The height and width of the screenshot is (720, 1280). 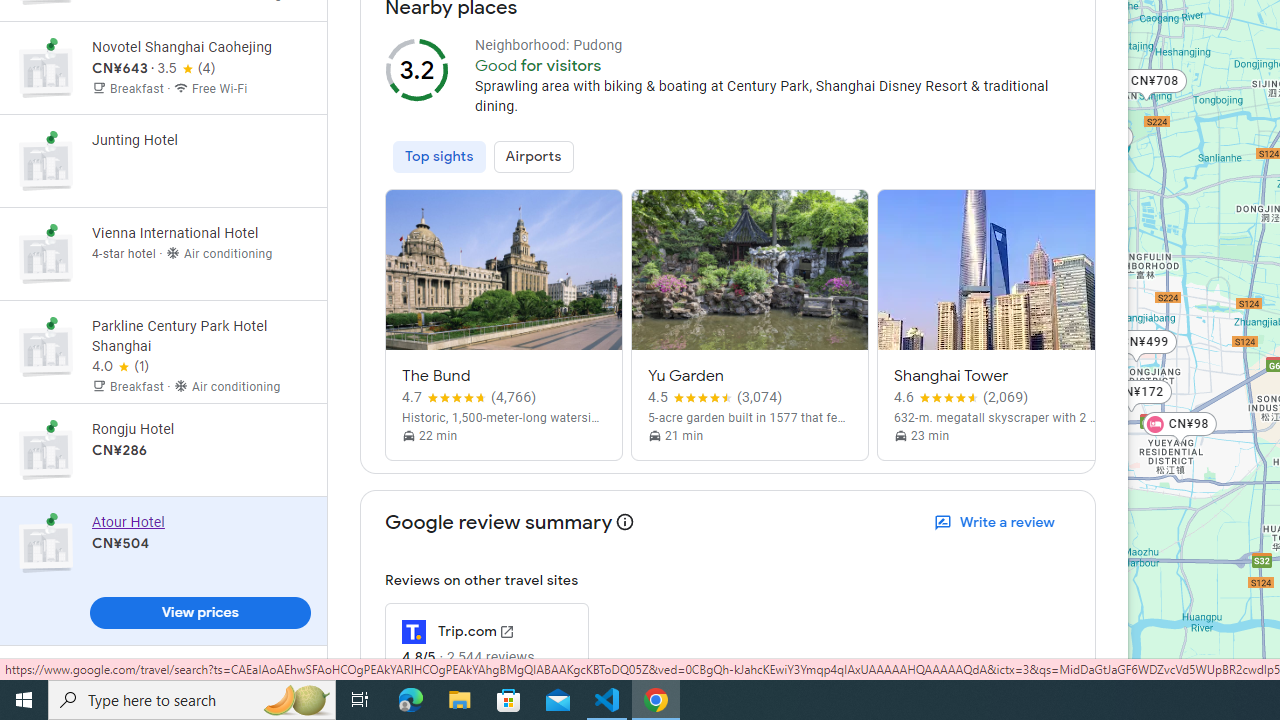 I want to click on '3.2 out of 5', so click(x=415, y=68).